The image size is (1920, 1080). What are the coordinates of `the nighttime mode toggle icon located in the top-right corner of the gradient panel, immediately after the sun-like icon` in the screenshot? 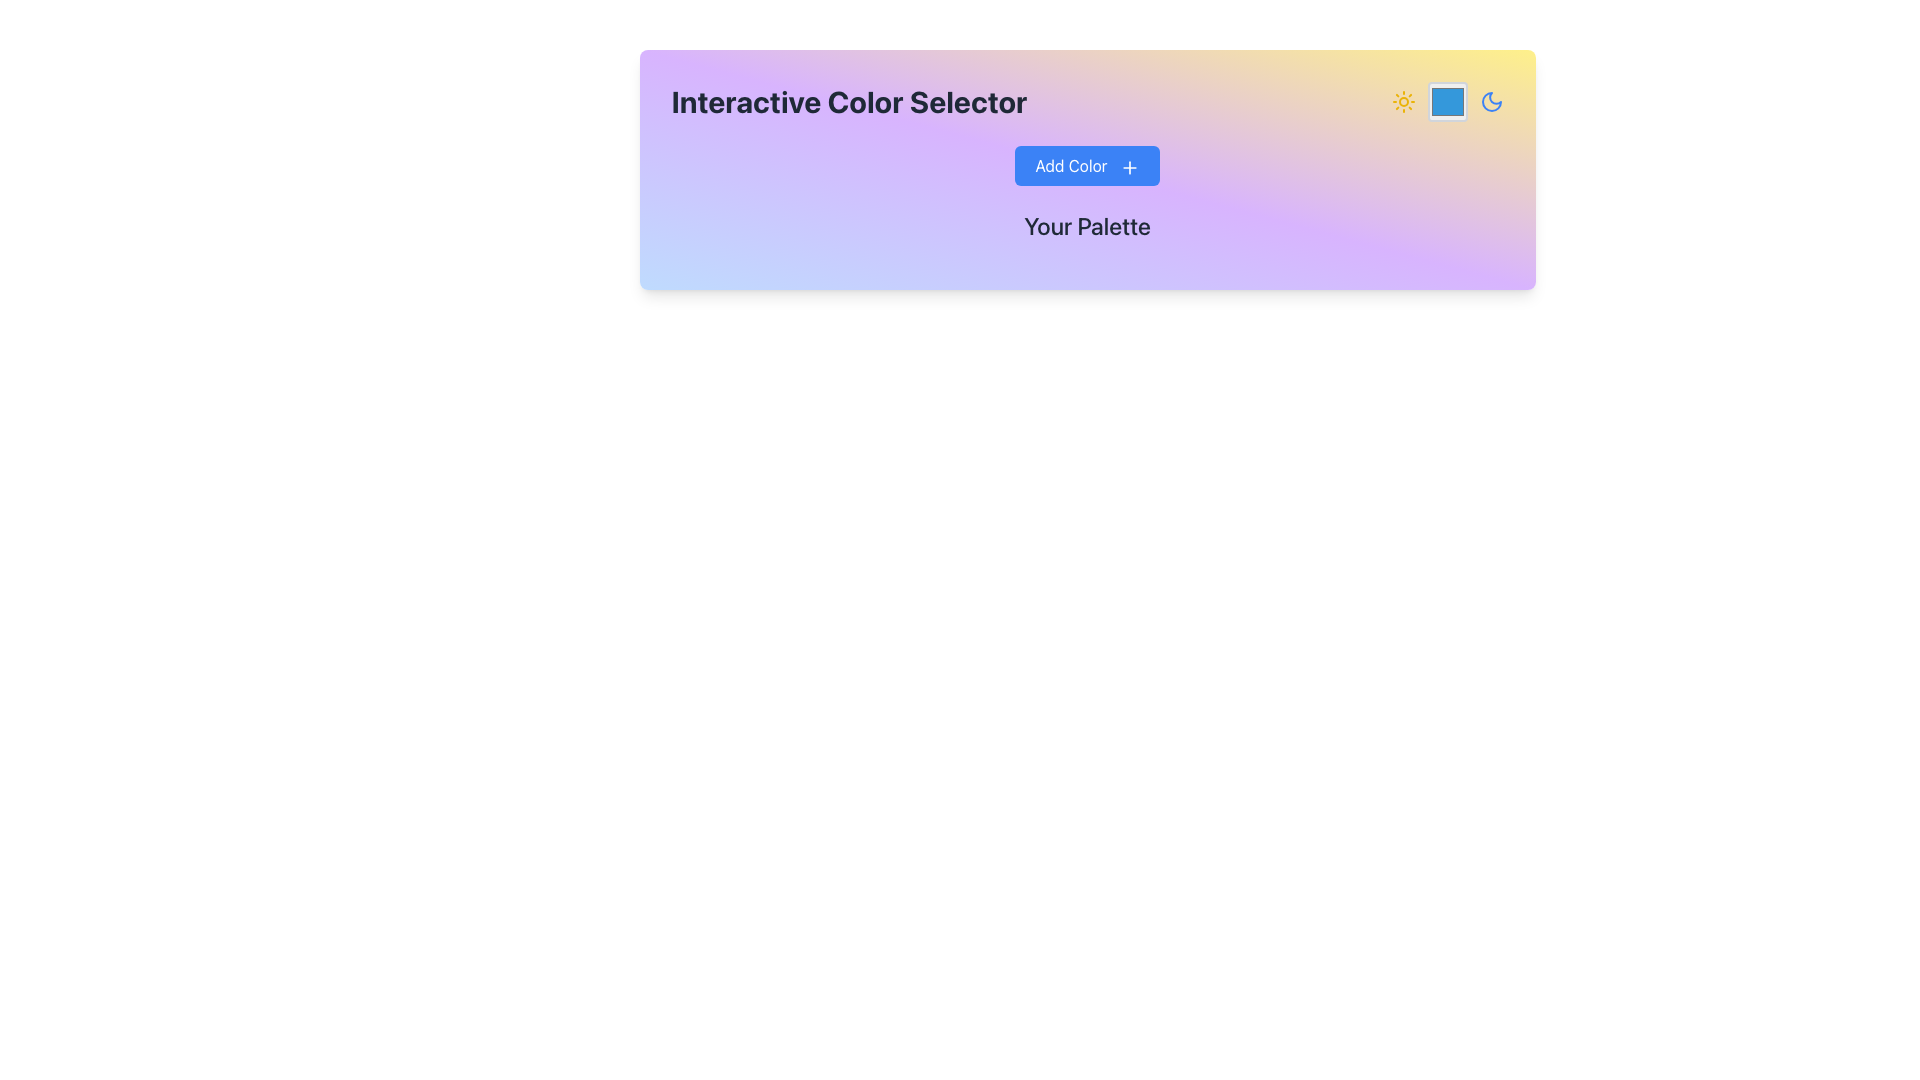 It's located at (1491, 101).